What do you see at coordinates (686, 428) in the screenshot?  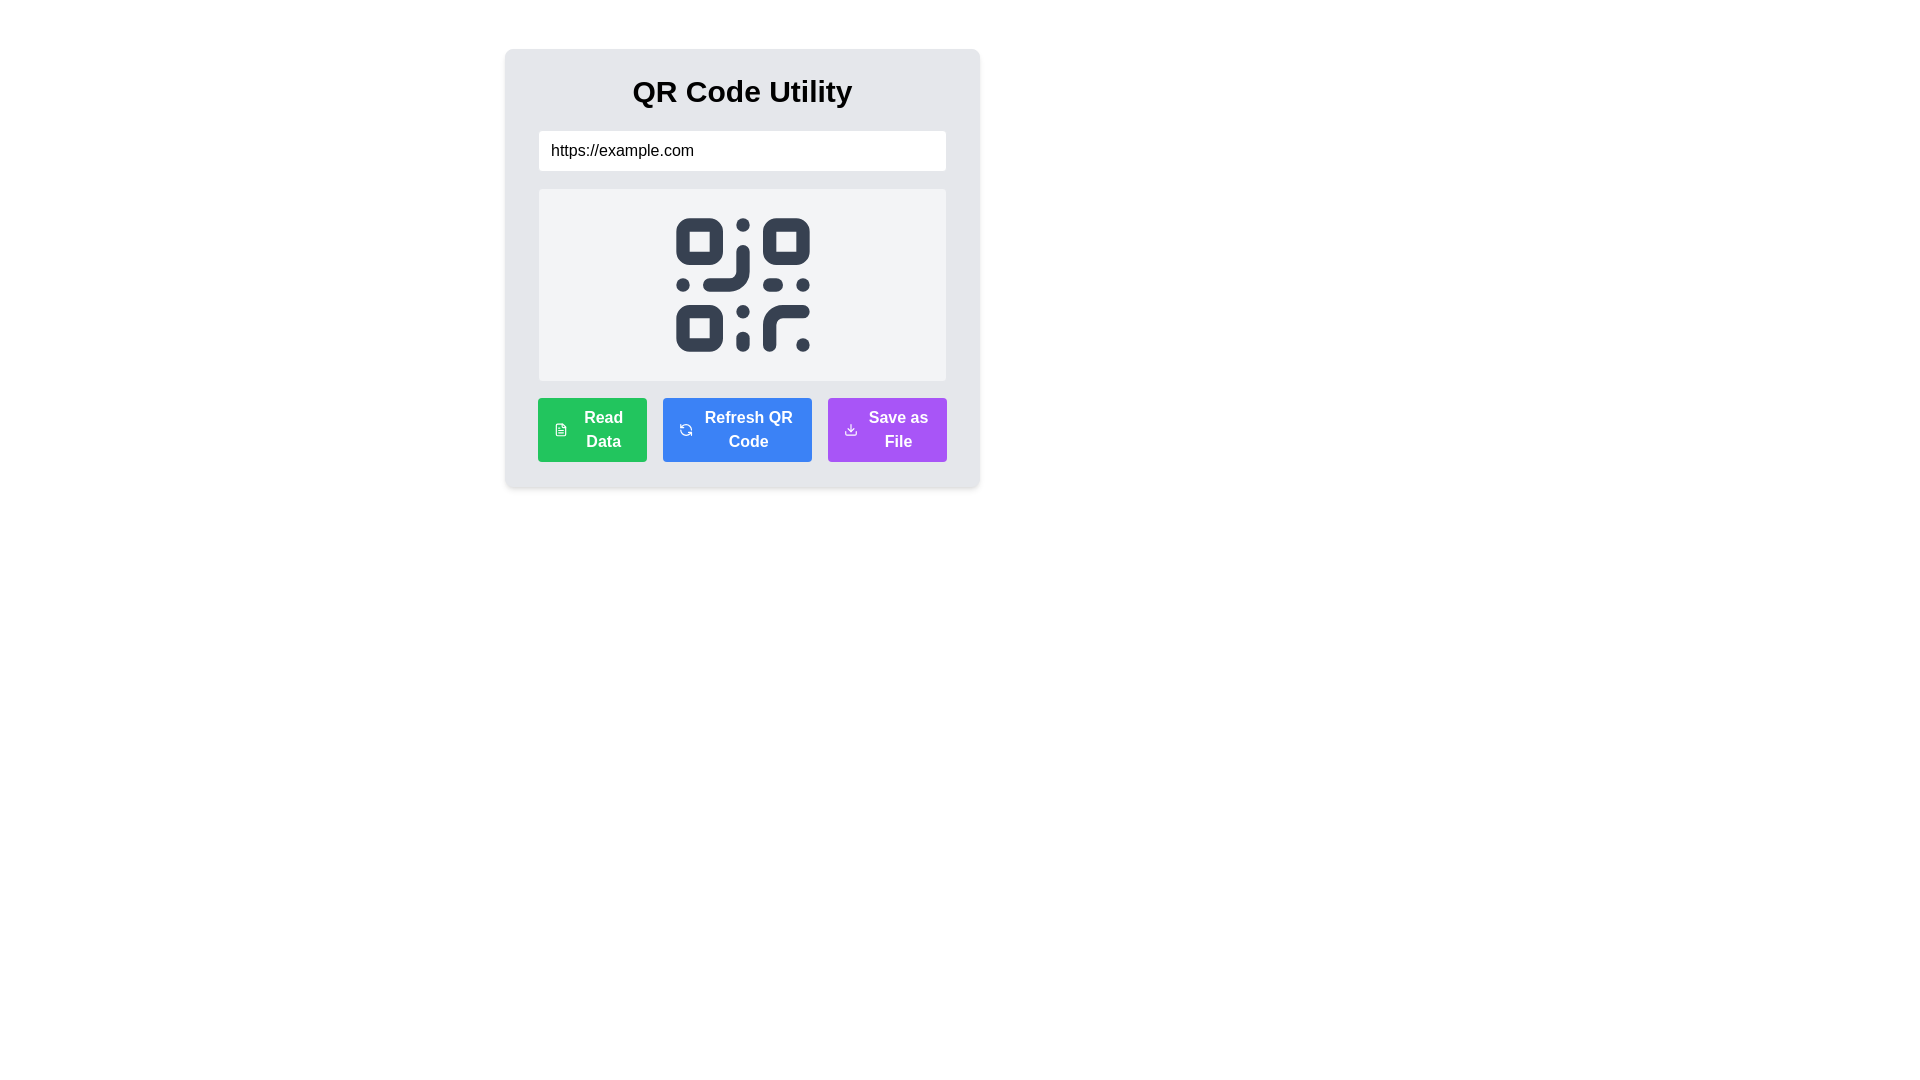 I see `the refresh icon located within the 'Refresh QR Code' button, which features a circular arrow design and is positioned to the left of the button's text` at bounding box center [686, 428].